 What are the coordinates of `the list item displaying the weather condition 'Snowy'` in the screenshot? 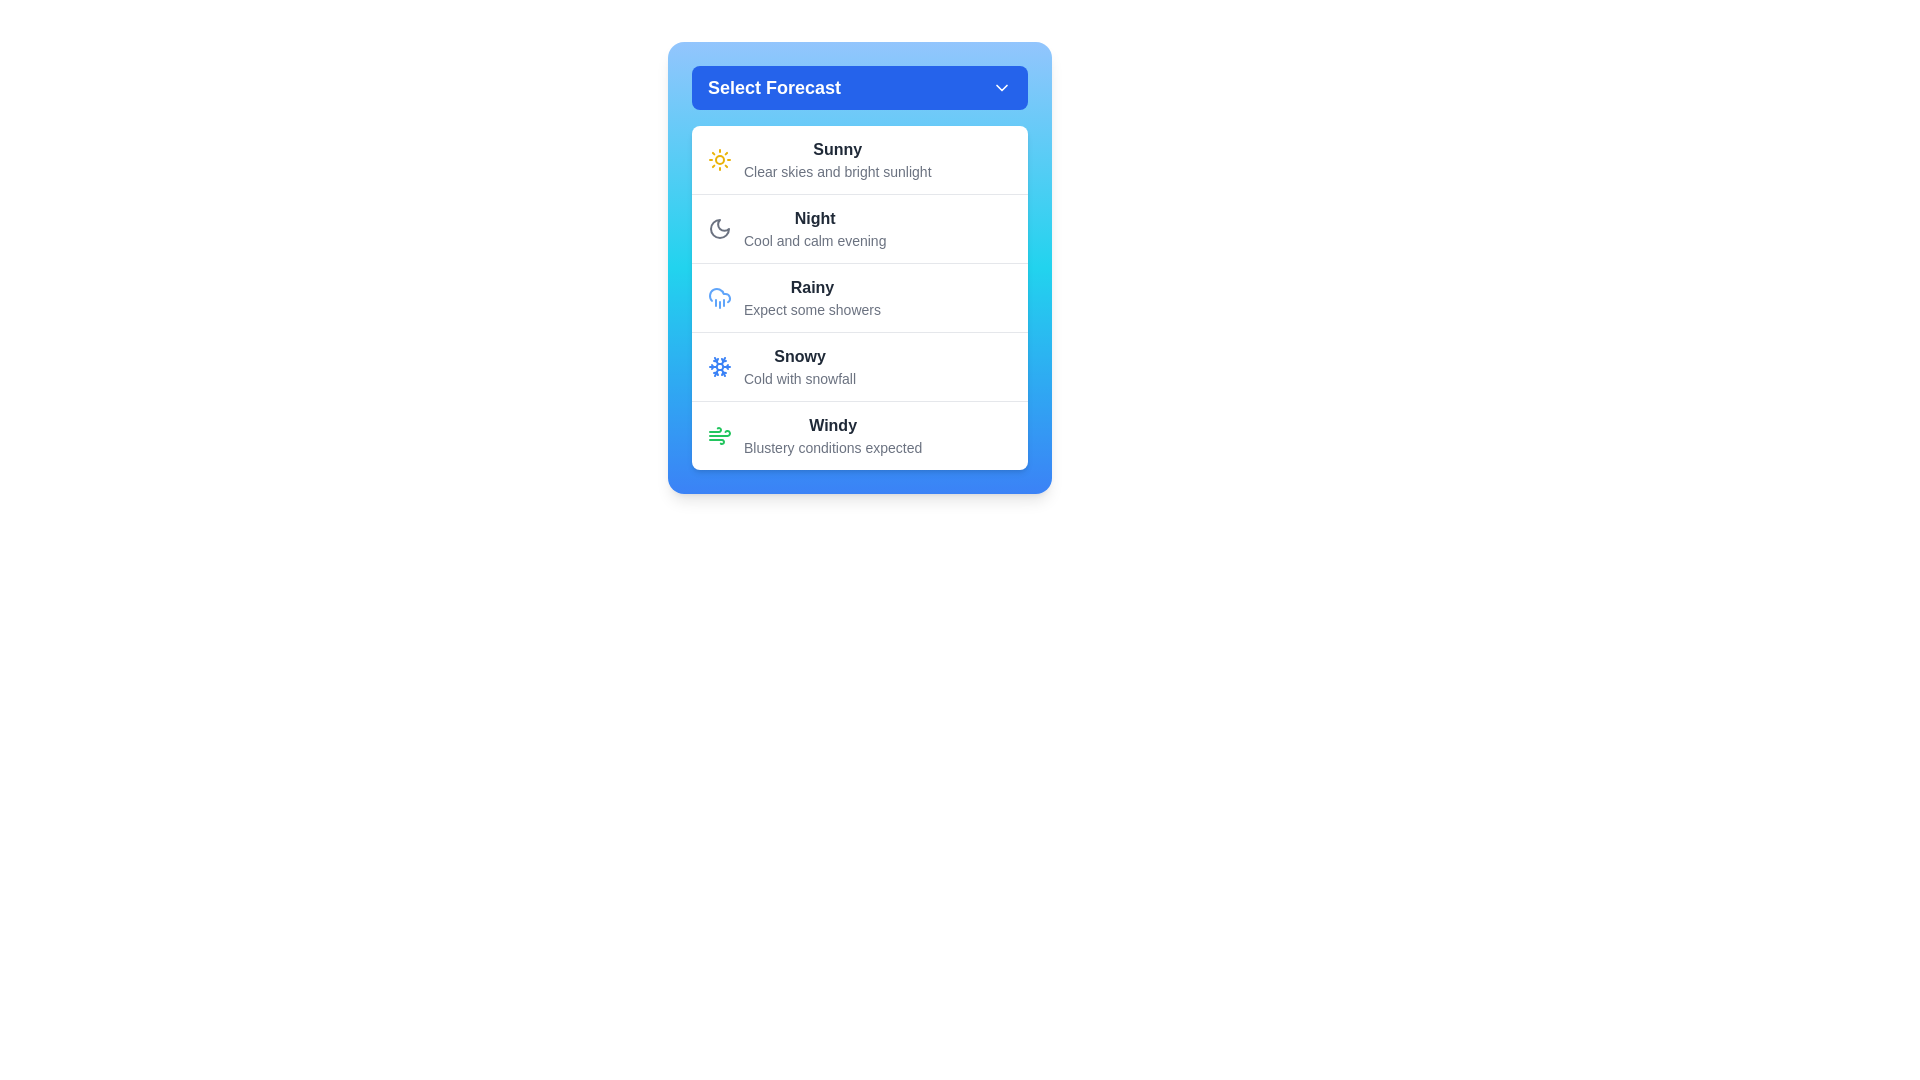 It's located at (859, 366).